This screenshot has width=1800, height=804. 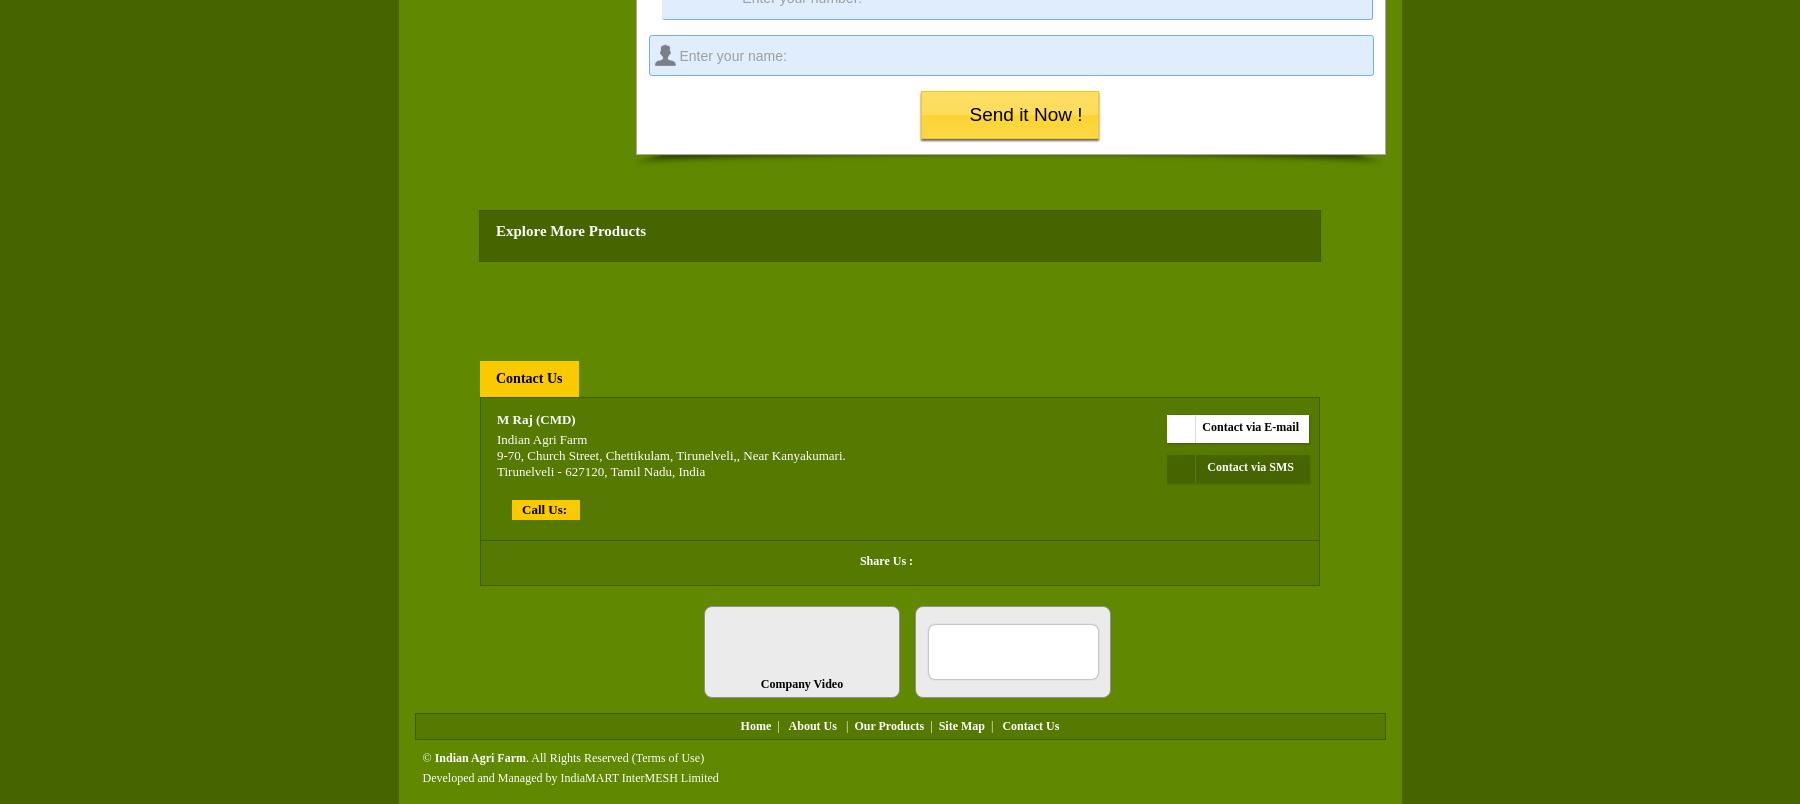 What do you see at coordinates (690, 470) in the screenshot?
I see `'India'` at bounding box center [690, 470].